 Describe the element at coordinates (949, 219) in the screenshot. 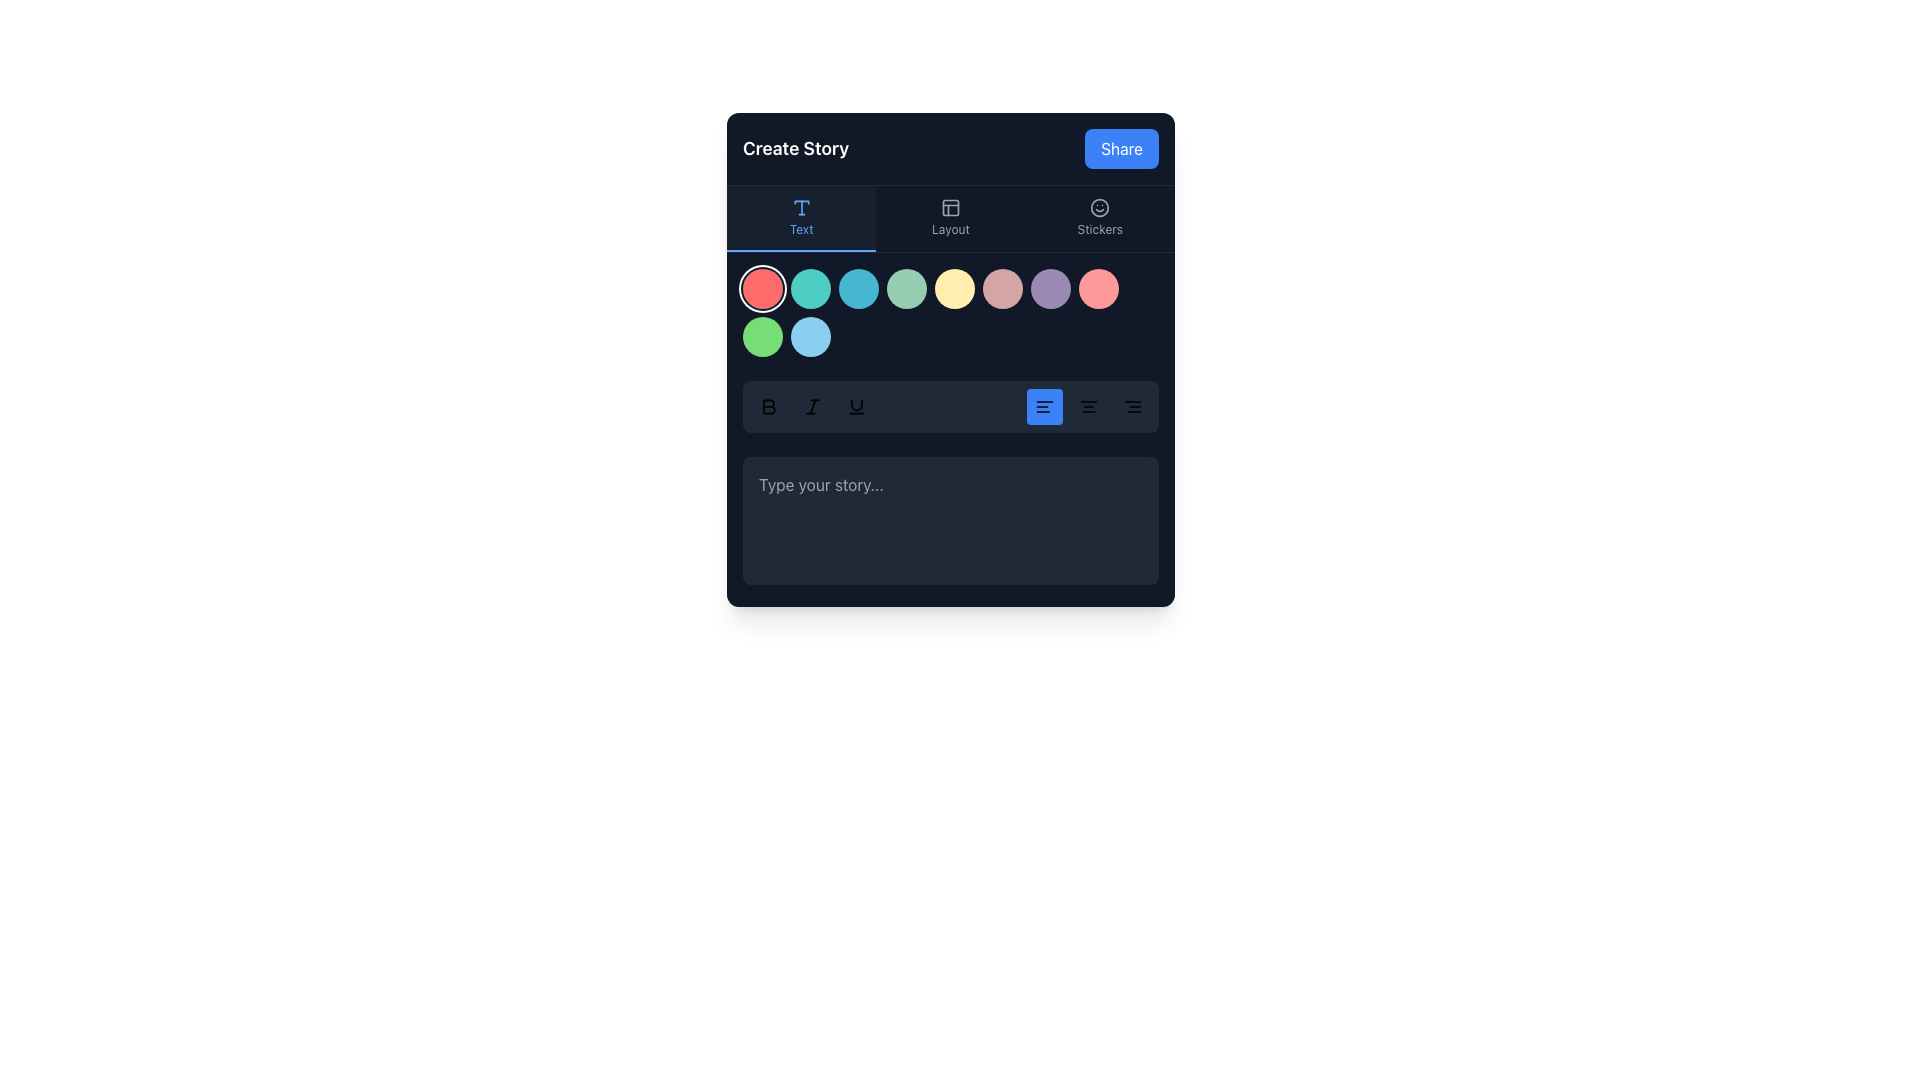

I see `the 'Layout' button, which features a layout grid icon and is the second button in a horizontal arrangement of 'Text', 'Layout', and 'Stickers'` at that location.